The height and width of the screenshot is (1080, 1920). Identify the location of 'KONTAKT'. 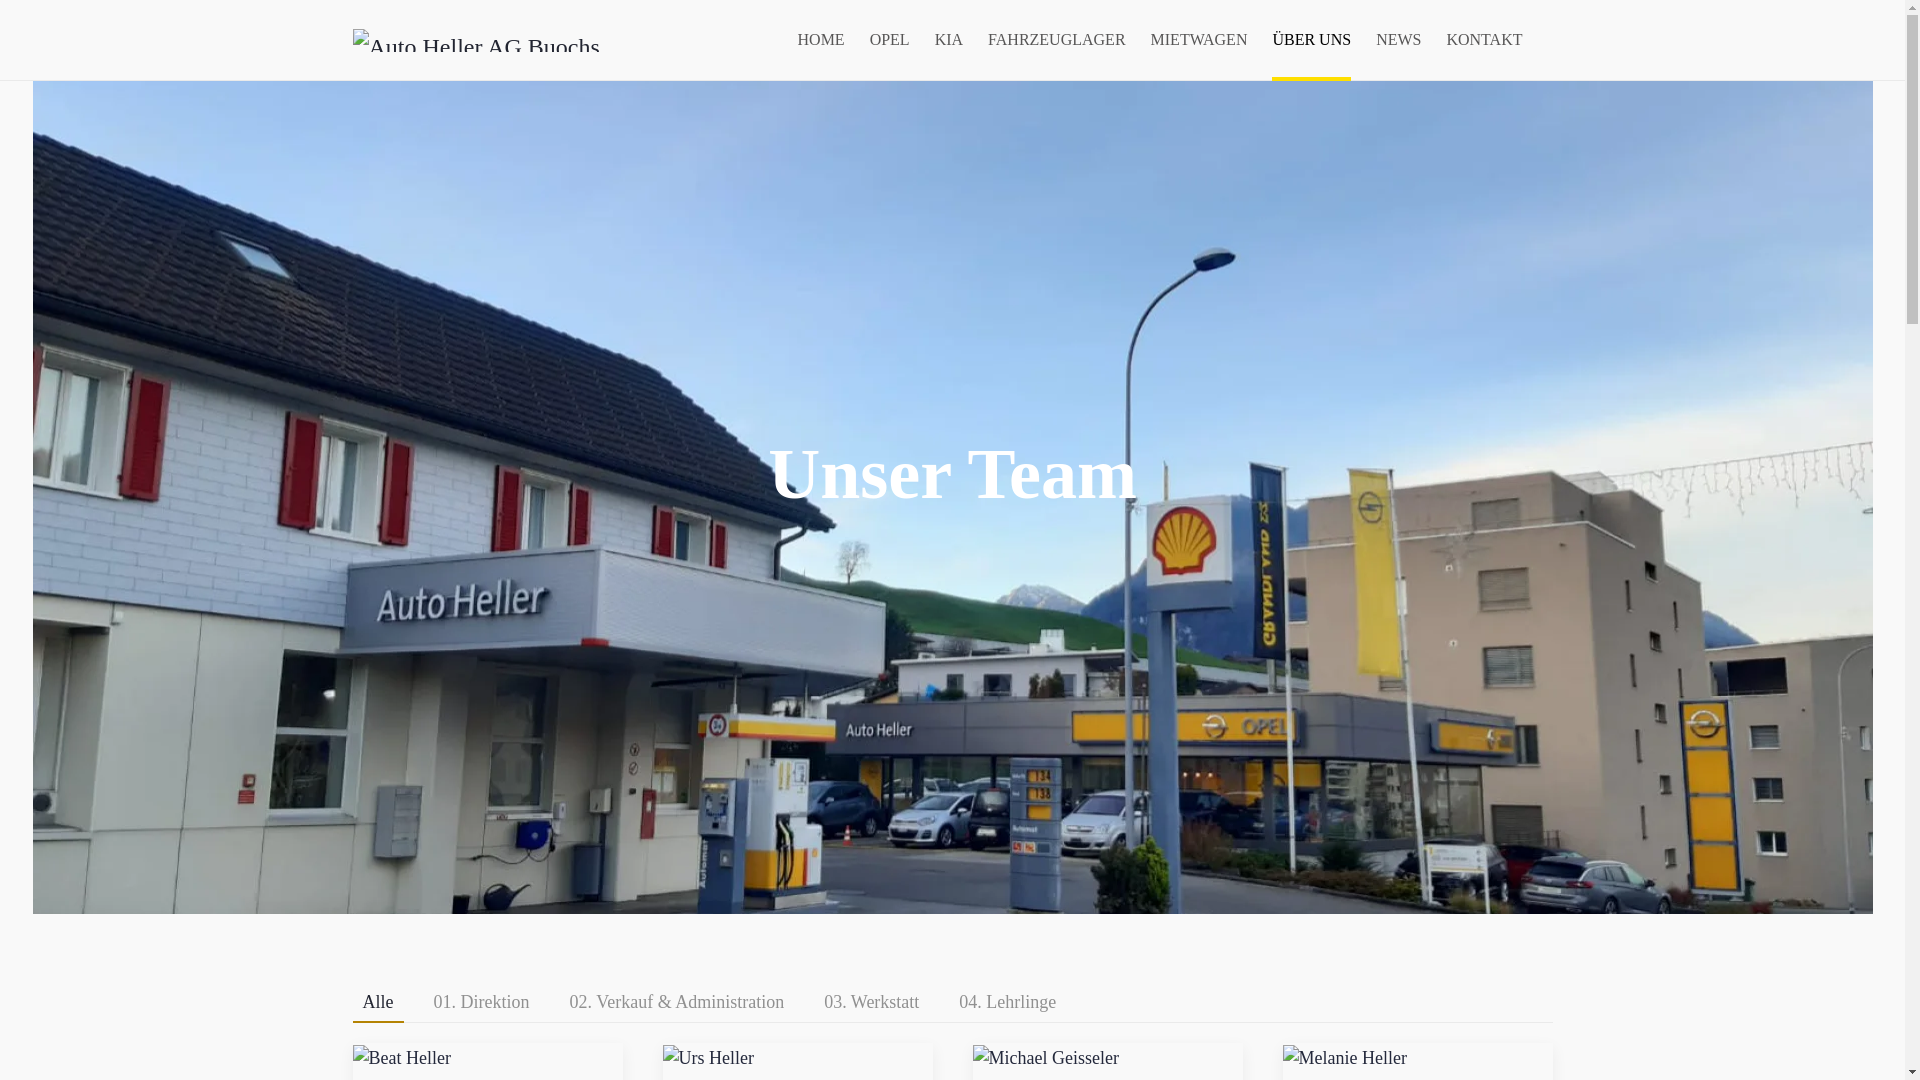
(1483, 39).